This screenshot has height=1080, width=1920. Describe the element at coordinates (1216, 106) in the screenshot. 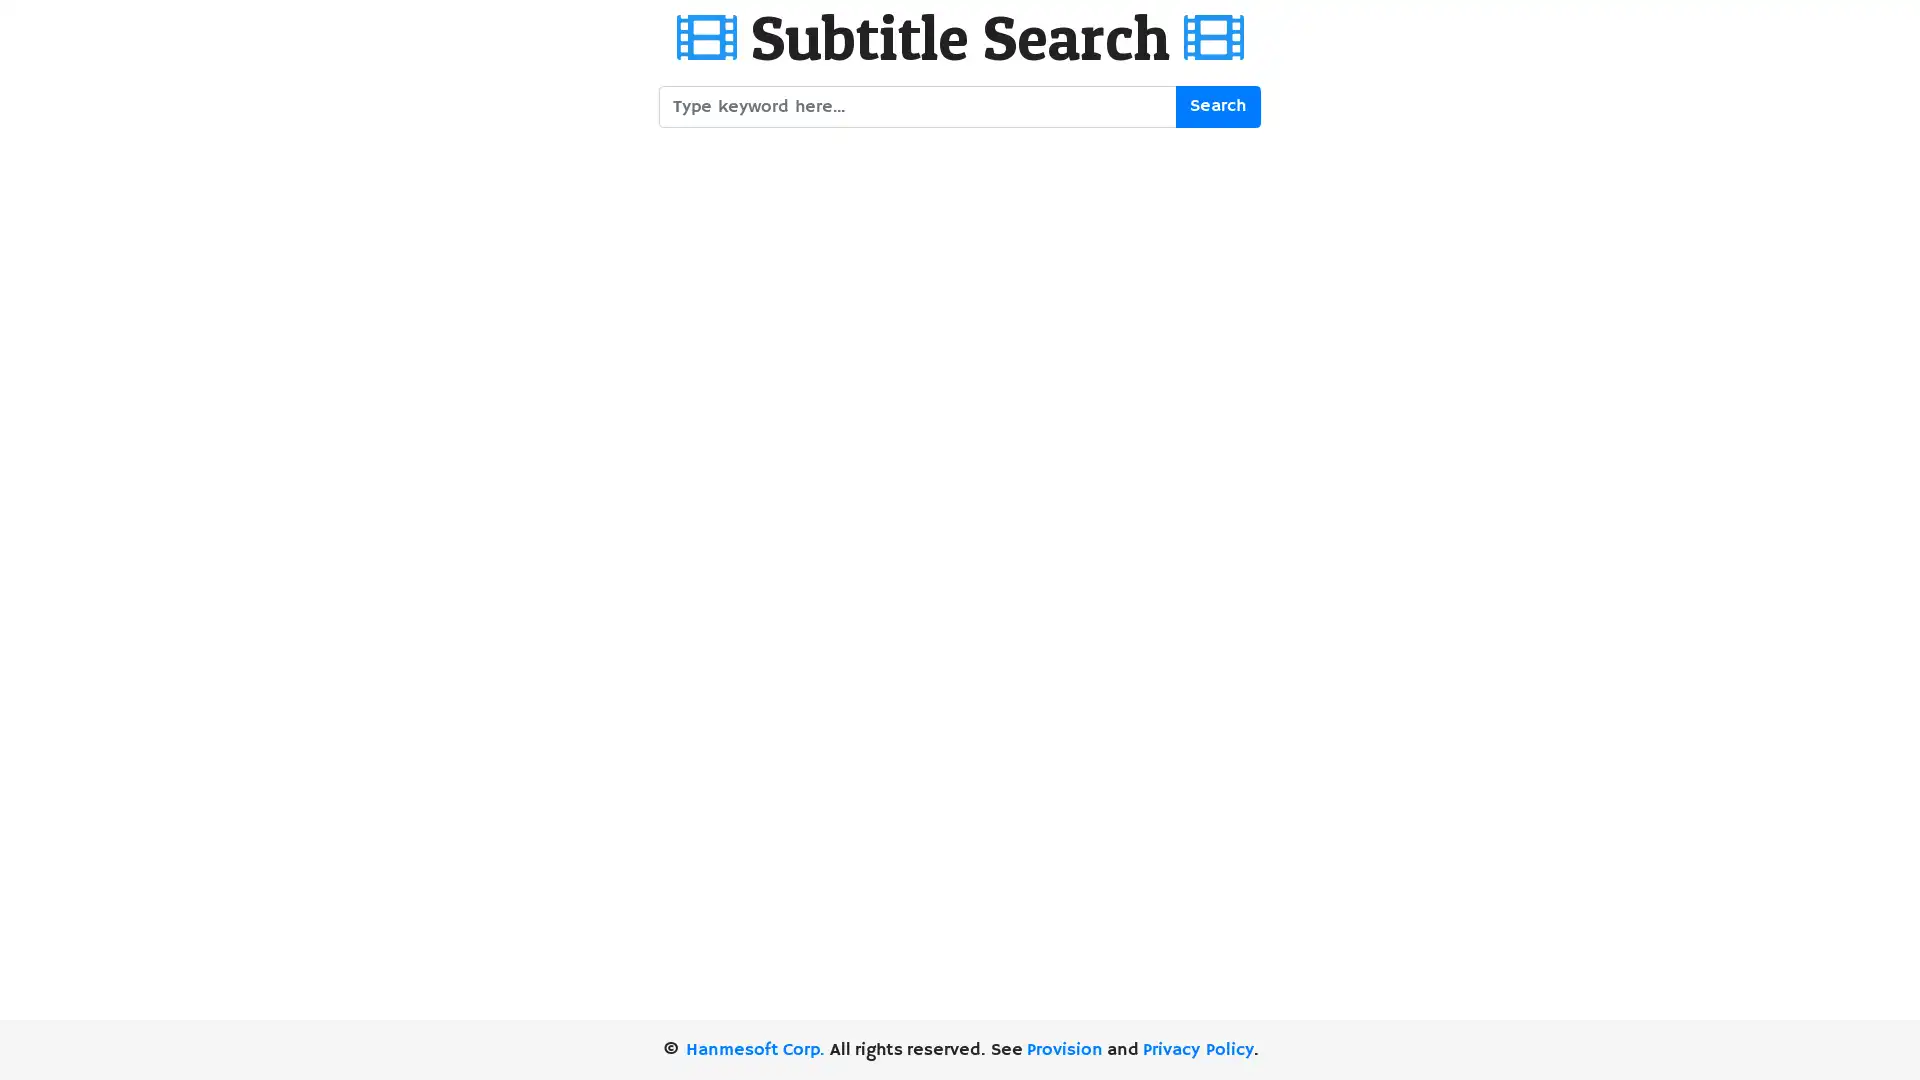

I see `Search` at that location.